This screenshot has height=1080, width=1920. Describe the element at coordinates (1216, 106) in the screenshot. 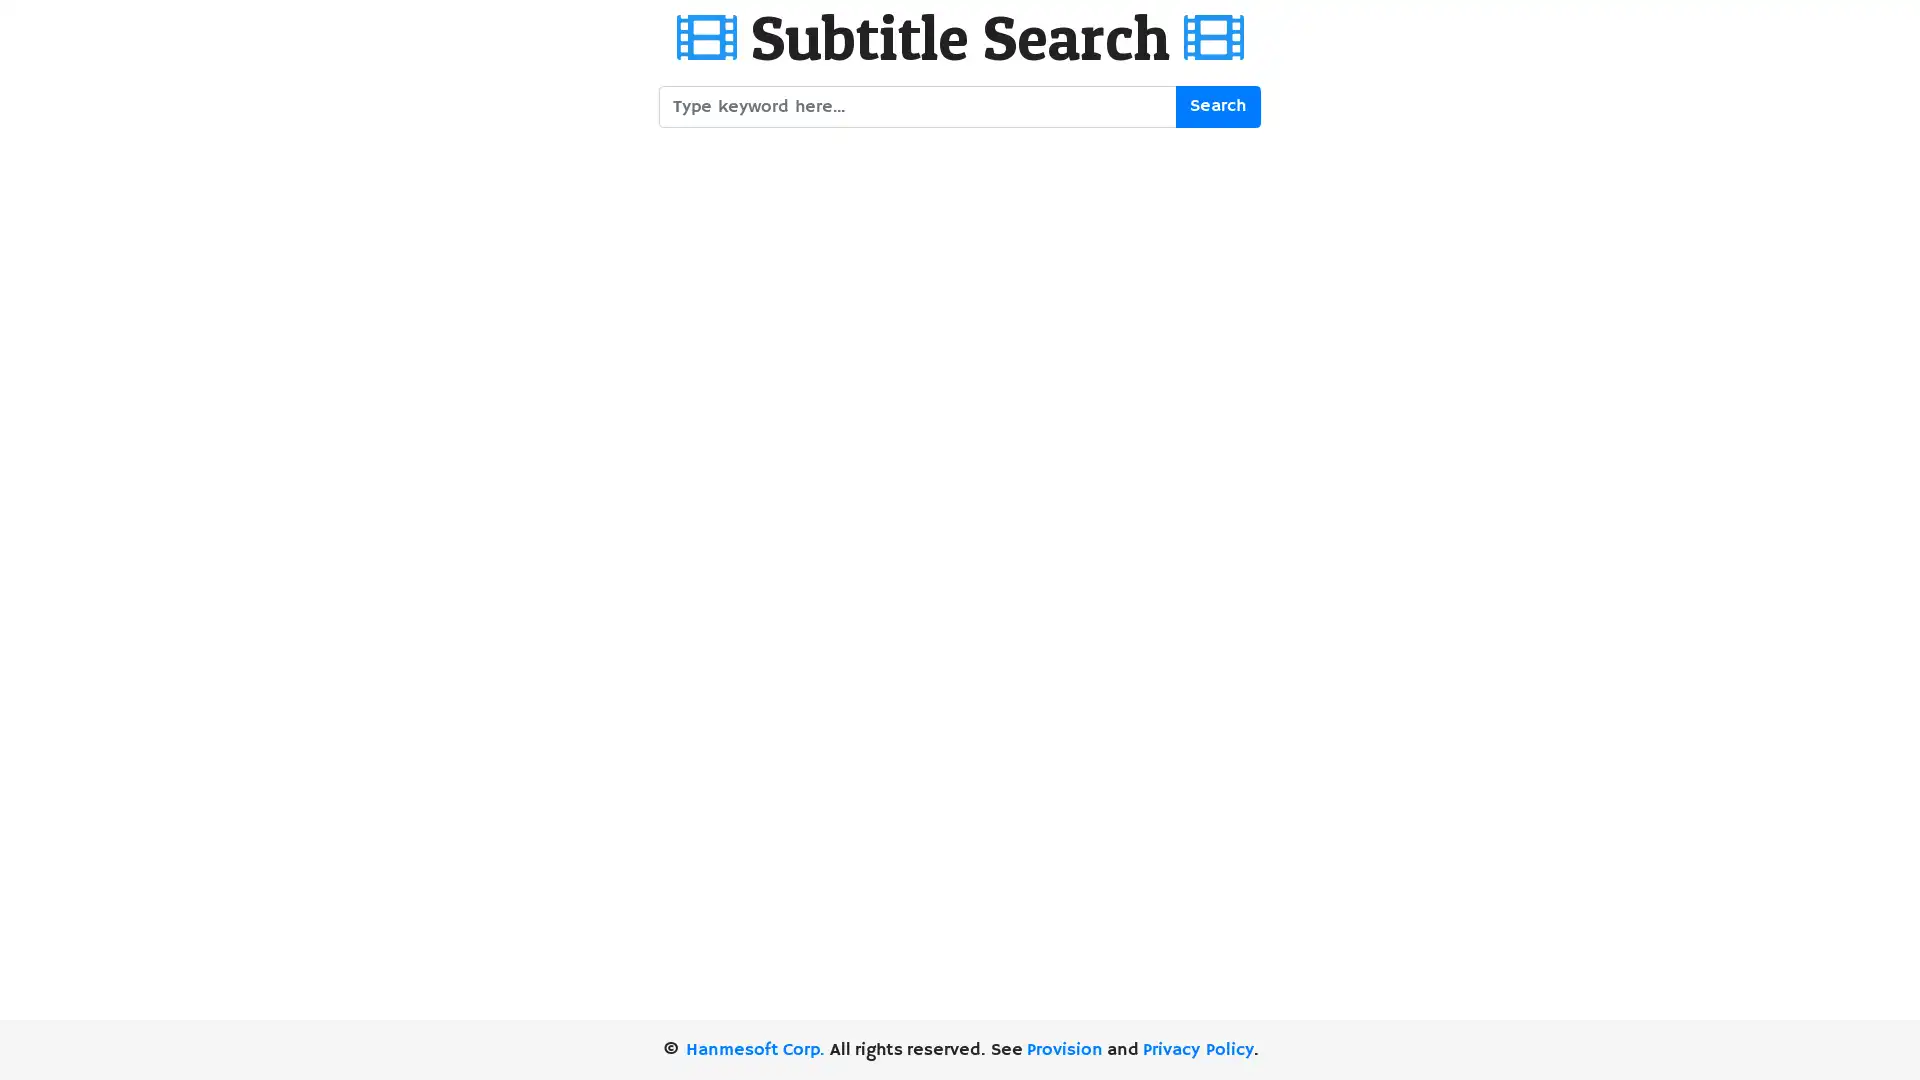

I see `Search` at that location.